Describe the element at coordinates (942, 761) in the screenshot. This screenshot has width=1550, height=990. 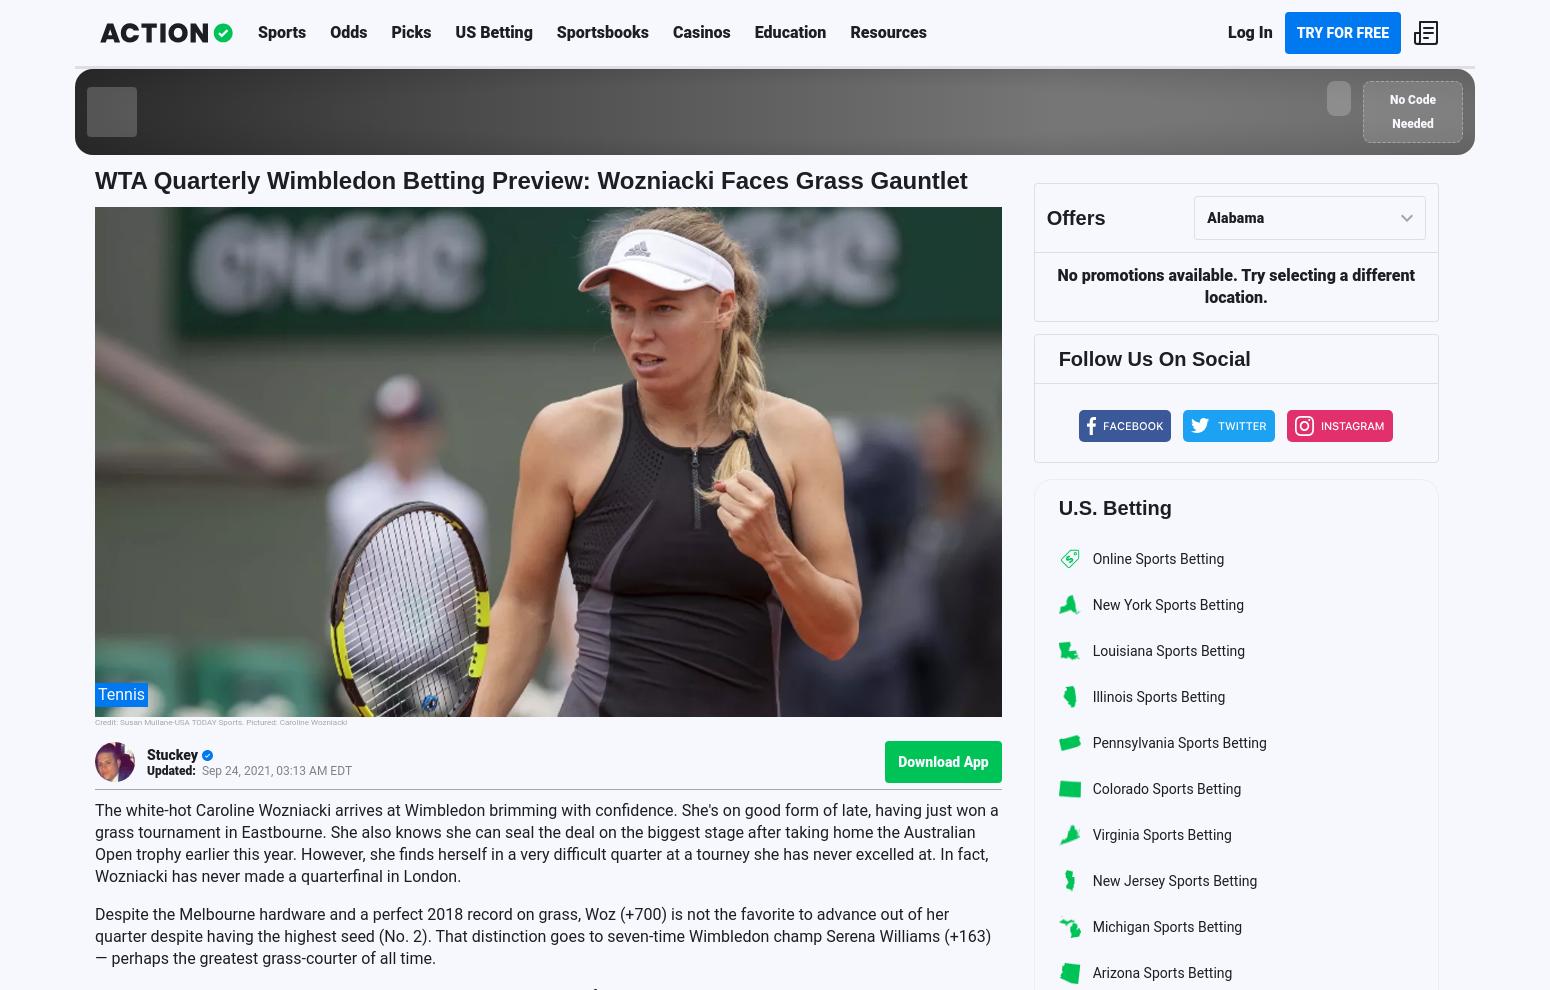
I see `'Download App'` at that location.